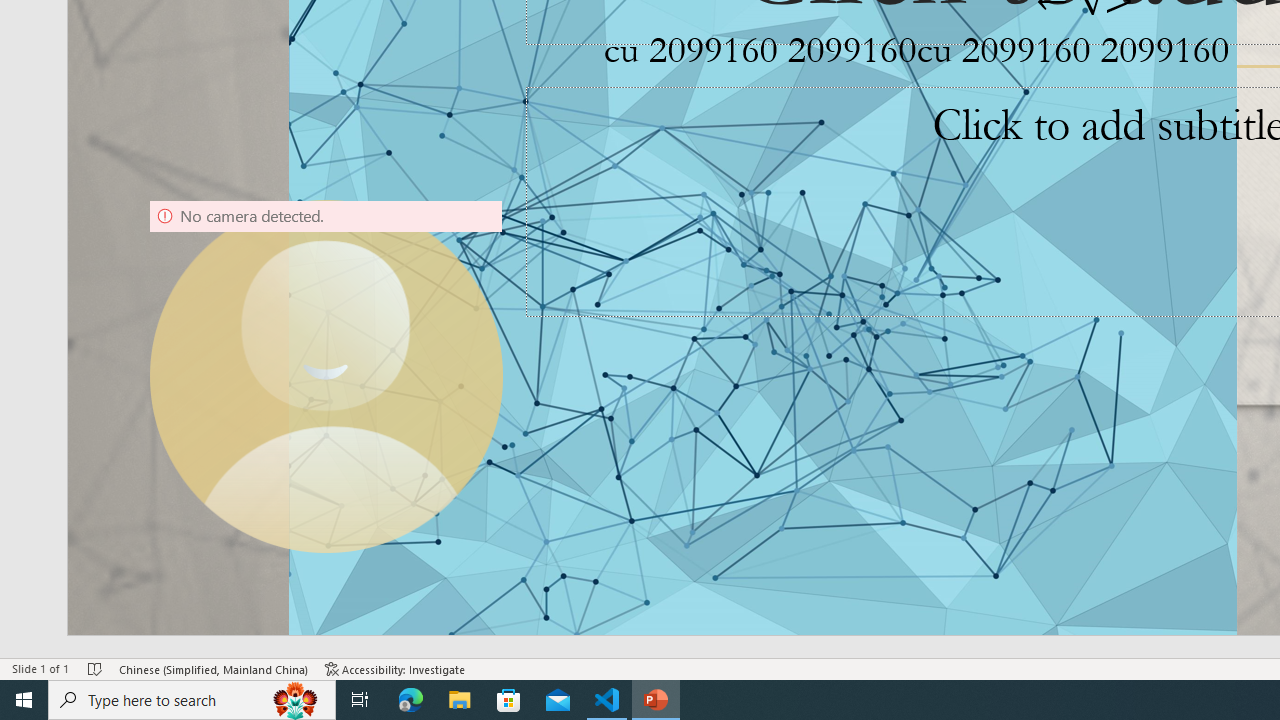 This screenshot has width=1280, height=720. Describe the element at coordinates (326, 376) in the screenshot. I see `'Camera 9, No camera detected.'` at that location.